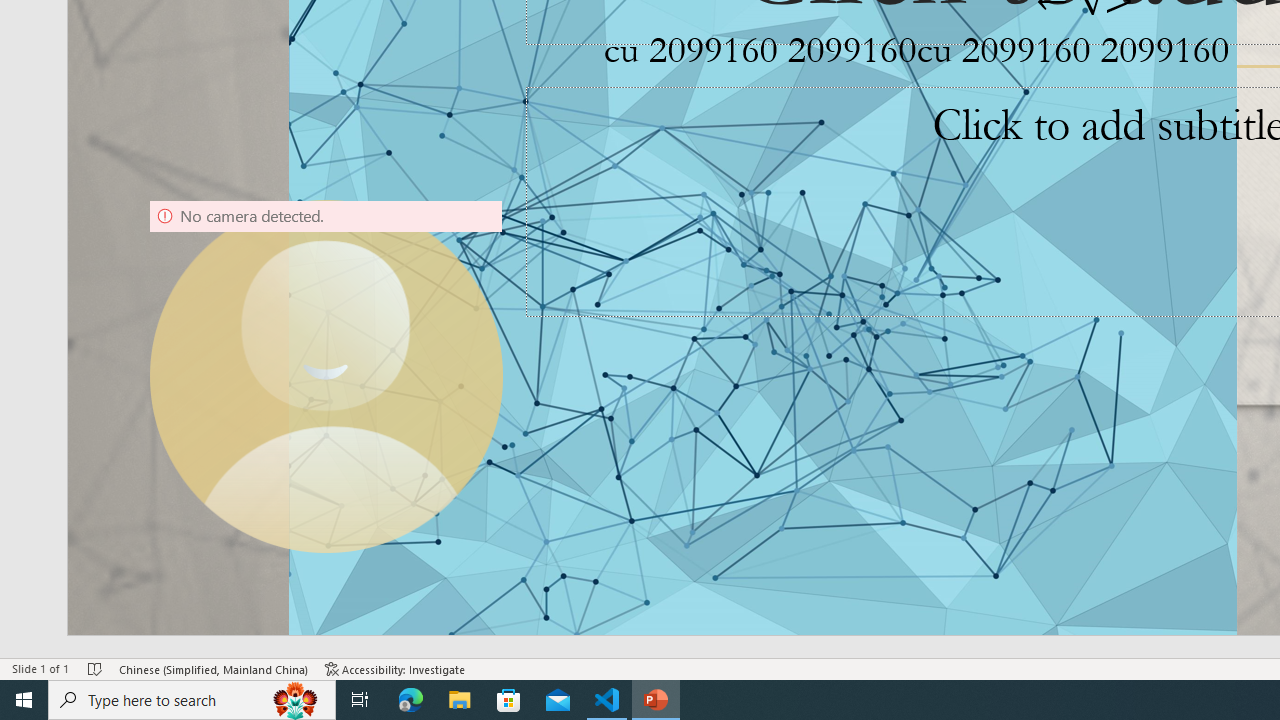 This screenshot has width=1280, height=720. Describe the element at coordinates (326, 376) in the screenshot. I see `'Camera 9, No camera detected.'` at that location.